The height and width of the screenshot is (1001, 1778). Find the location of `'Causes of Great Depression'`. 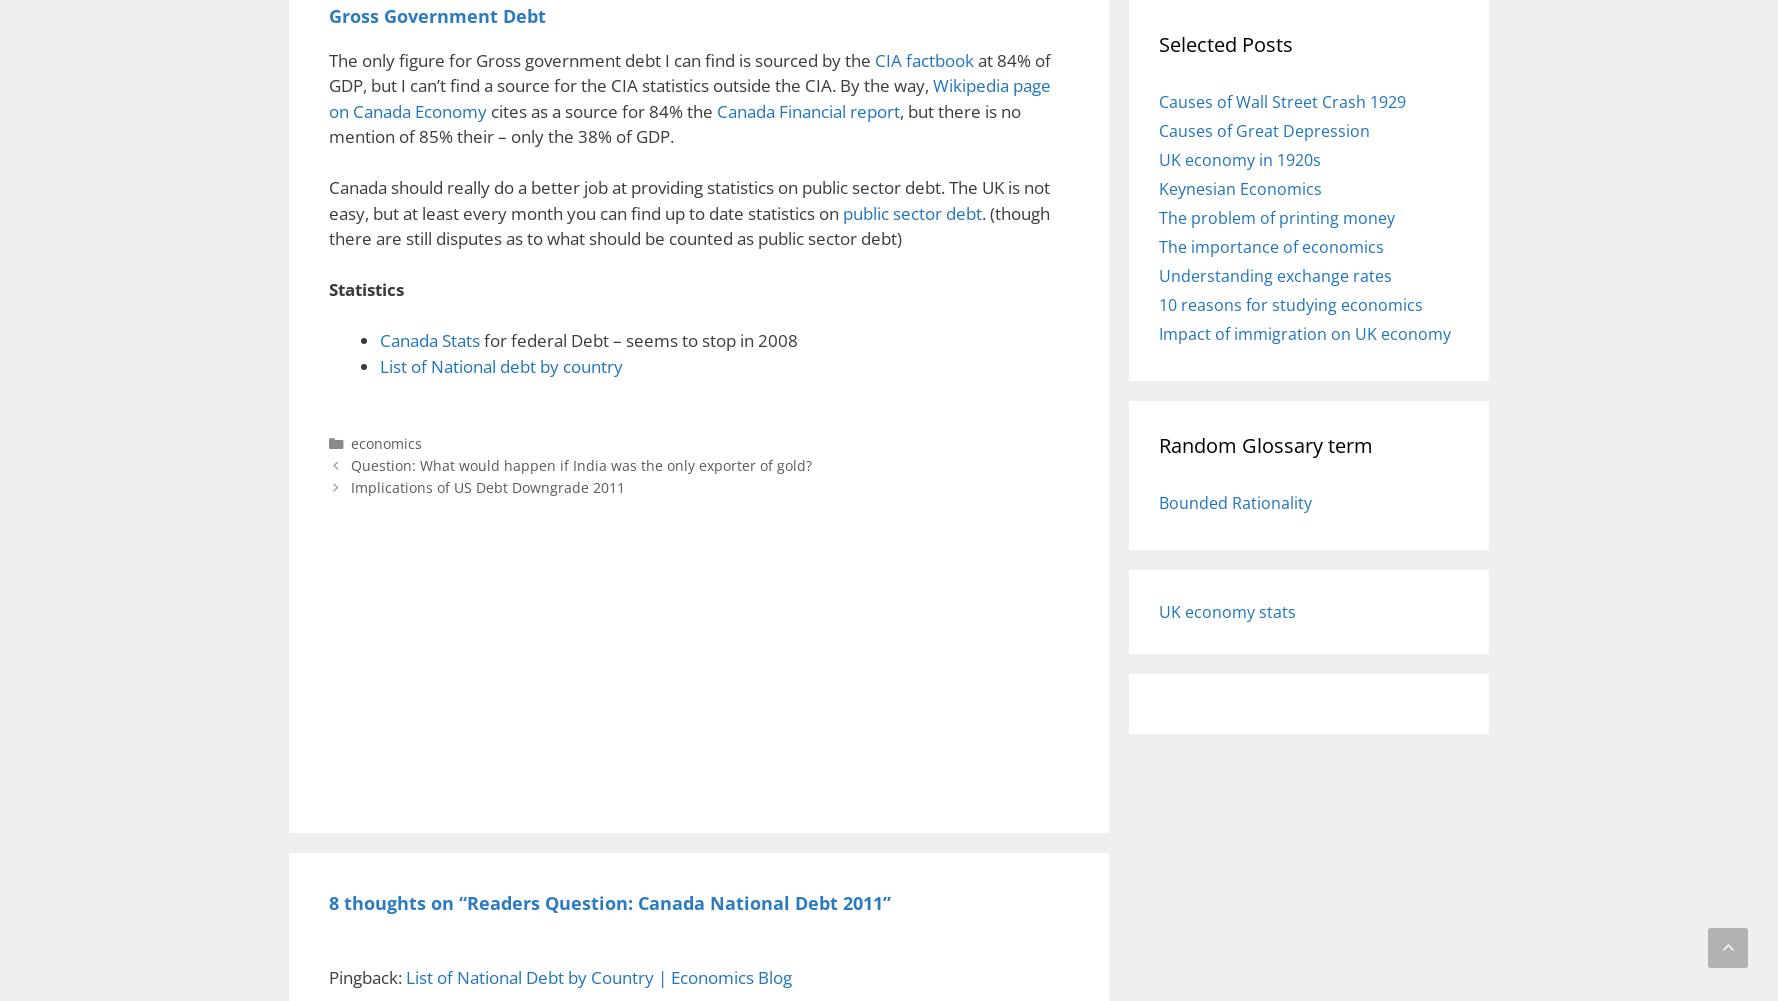

'Causes of Great Depression' is located at coordinates (1263, 129).